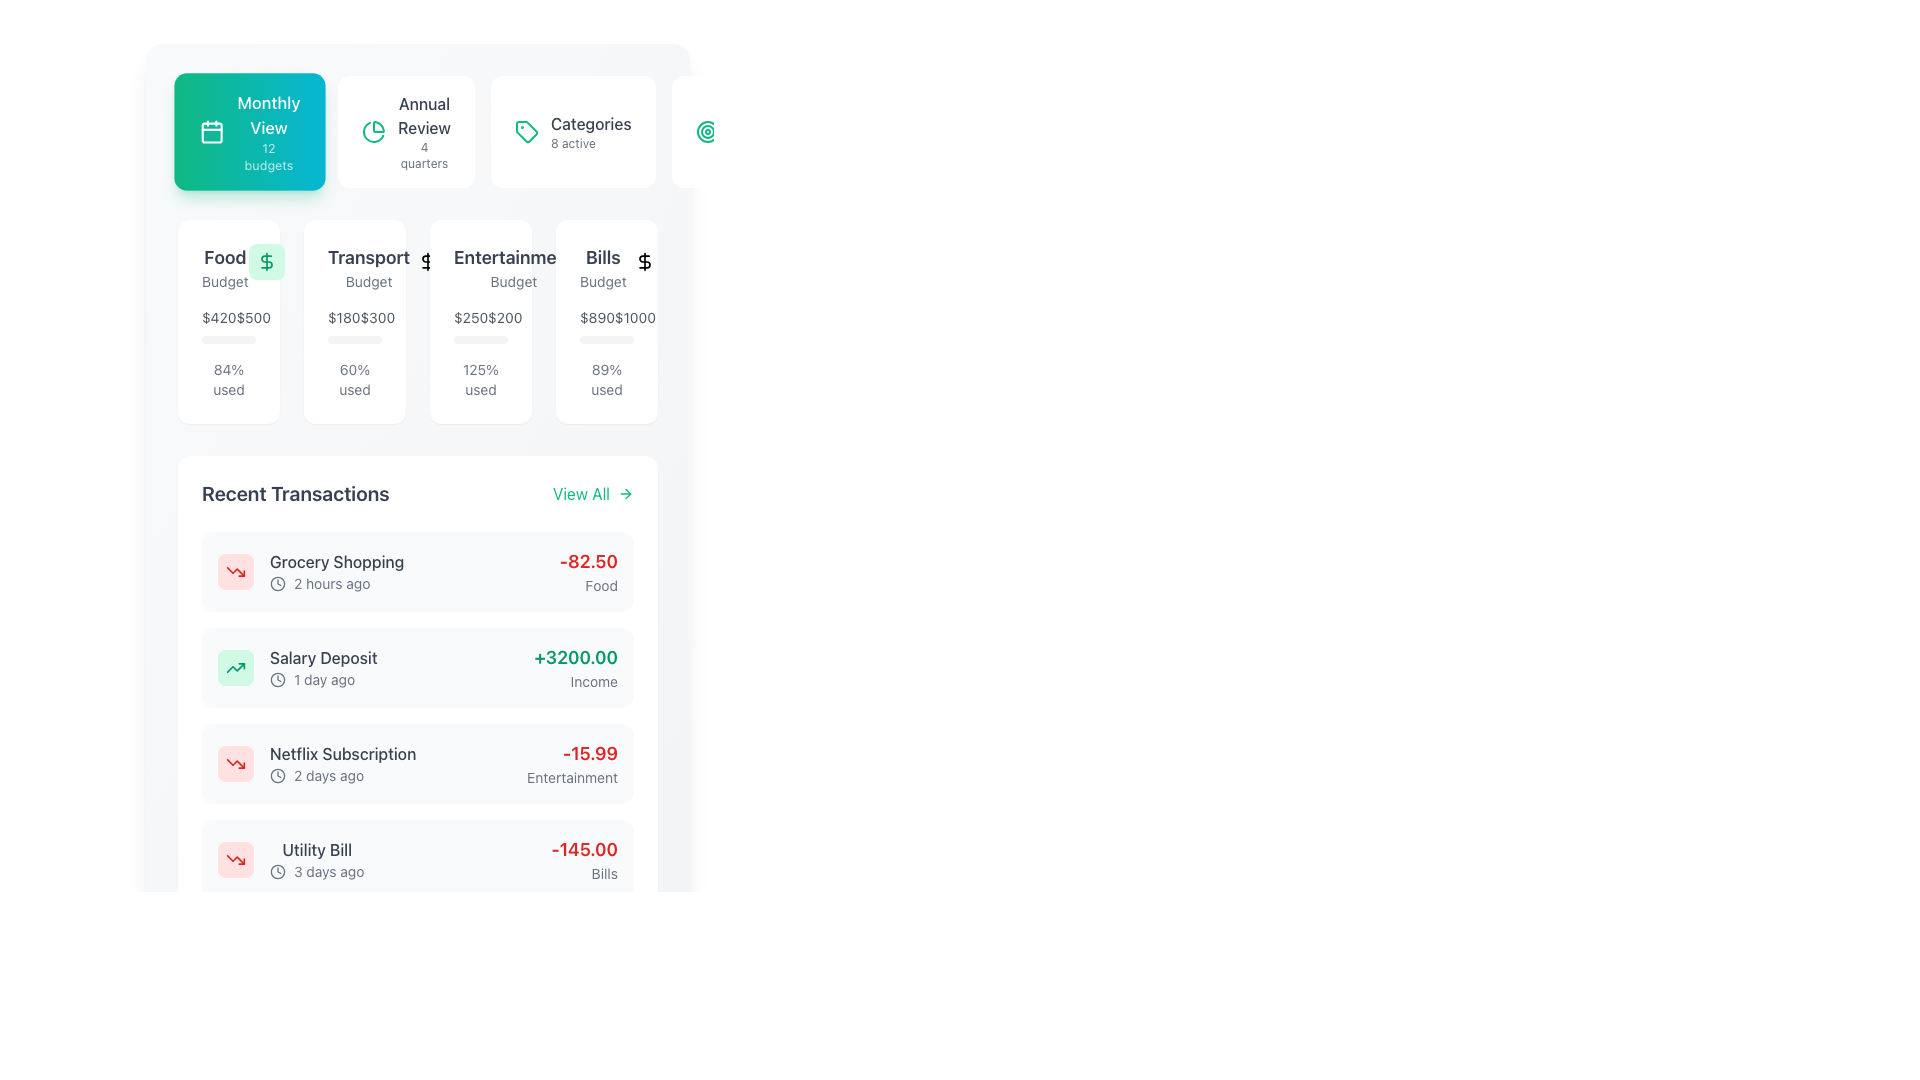 Image resolution: width=1920 pixels, height=1080 pixels. What do you see at coordinates (590, 123) in the screenshot?
I see `the 'Categories' text element, which is displayed in medium font weight and has a dark color on a light background, located in the top row of navigation buttons, third from the left` at bounding box center [590, 123].